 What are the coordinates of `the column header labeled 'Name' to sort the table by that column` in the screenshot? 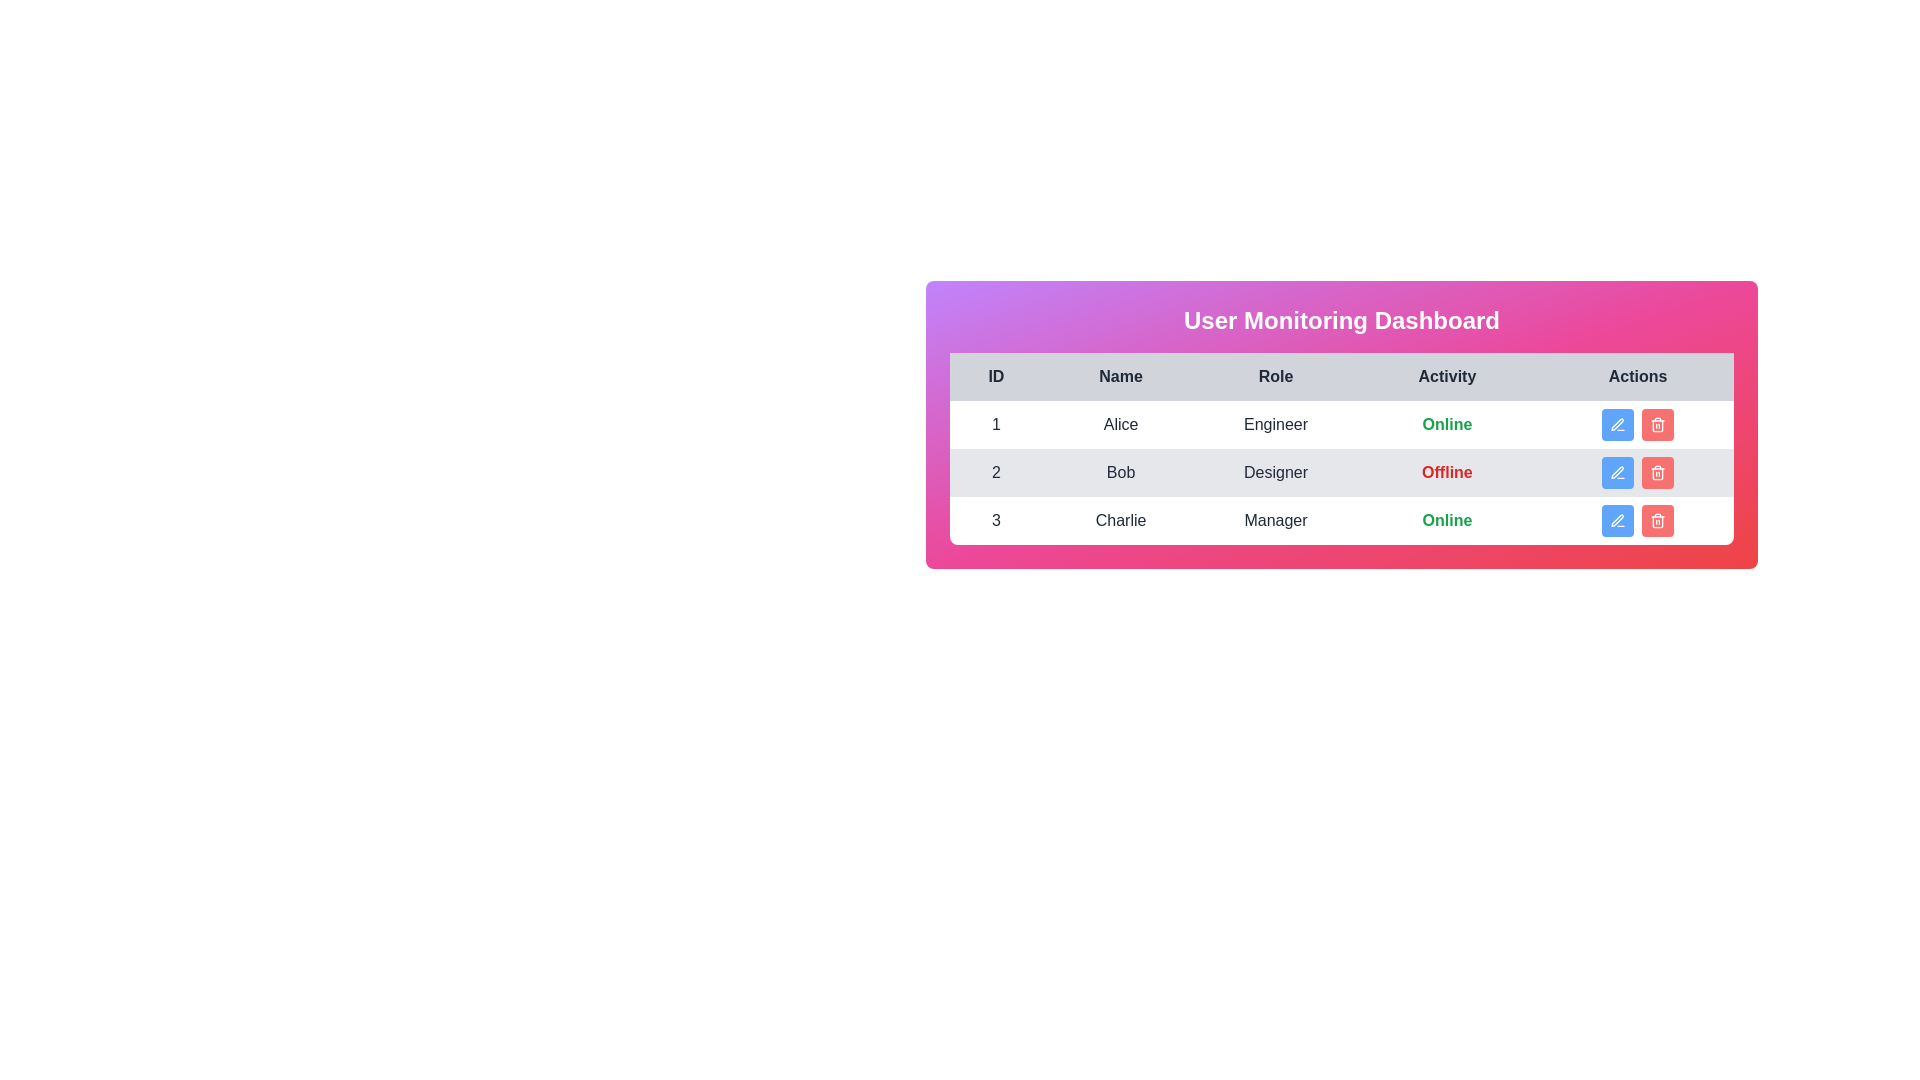 It's located at (1121, 377).